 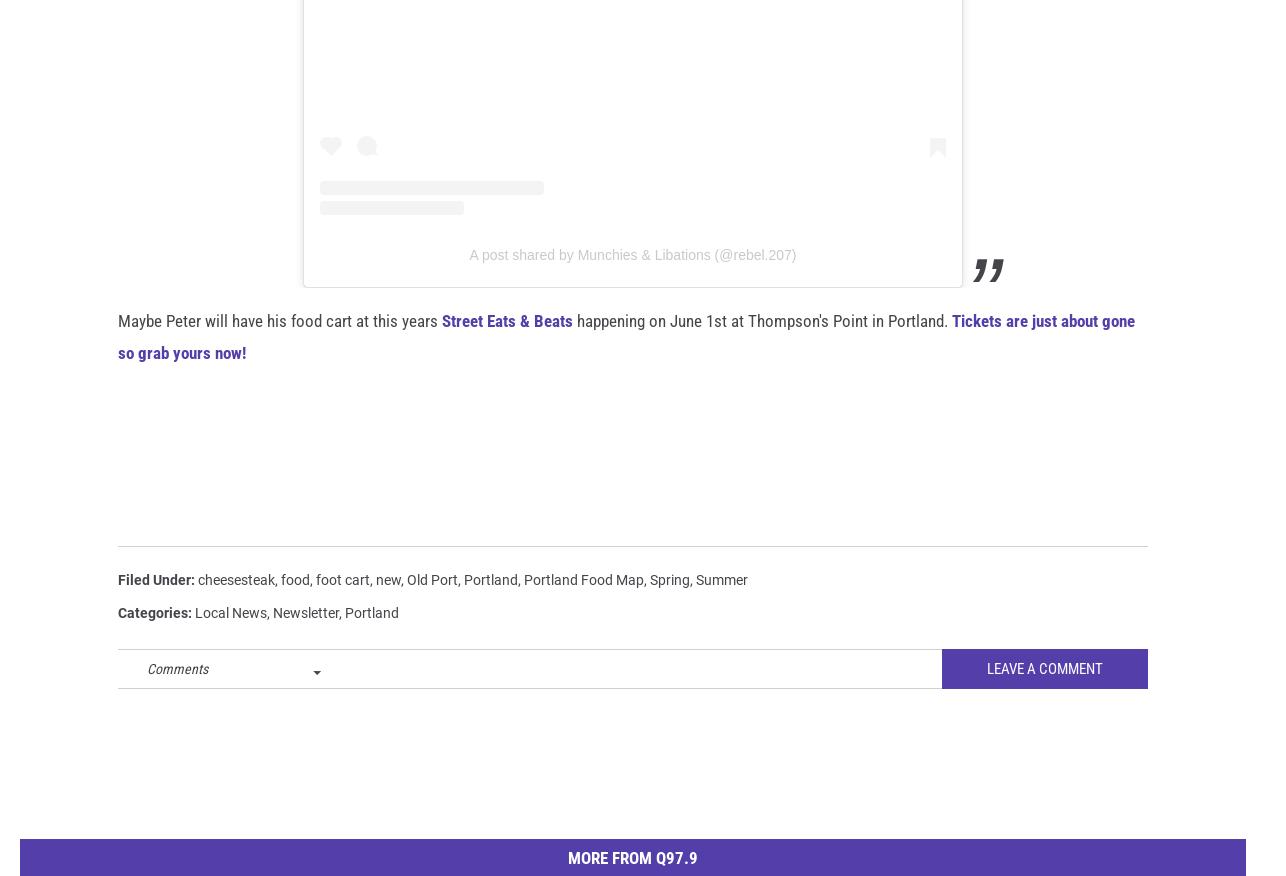 What do you see at coordinates (305, 644) in the screenshot?
I see `'Newsletter'` at bounding box center [305, 644].